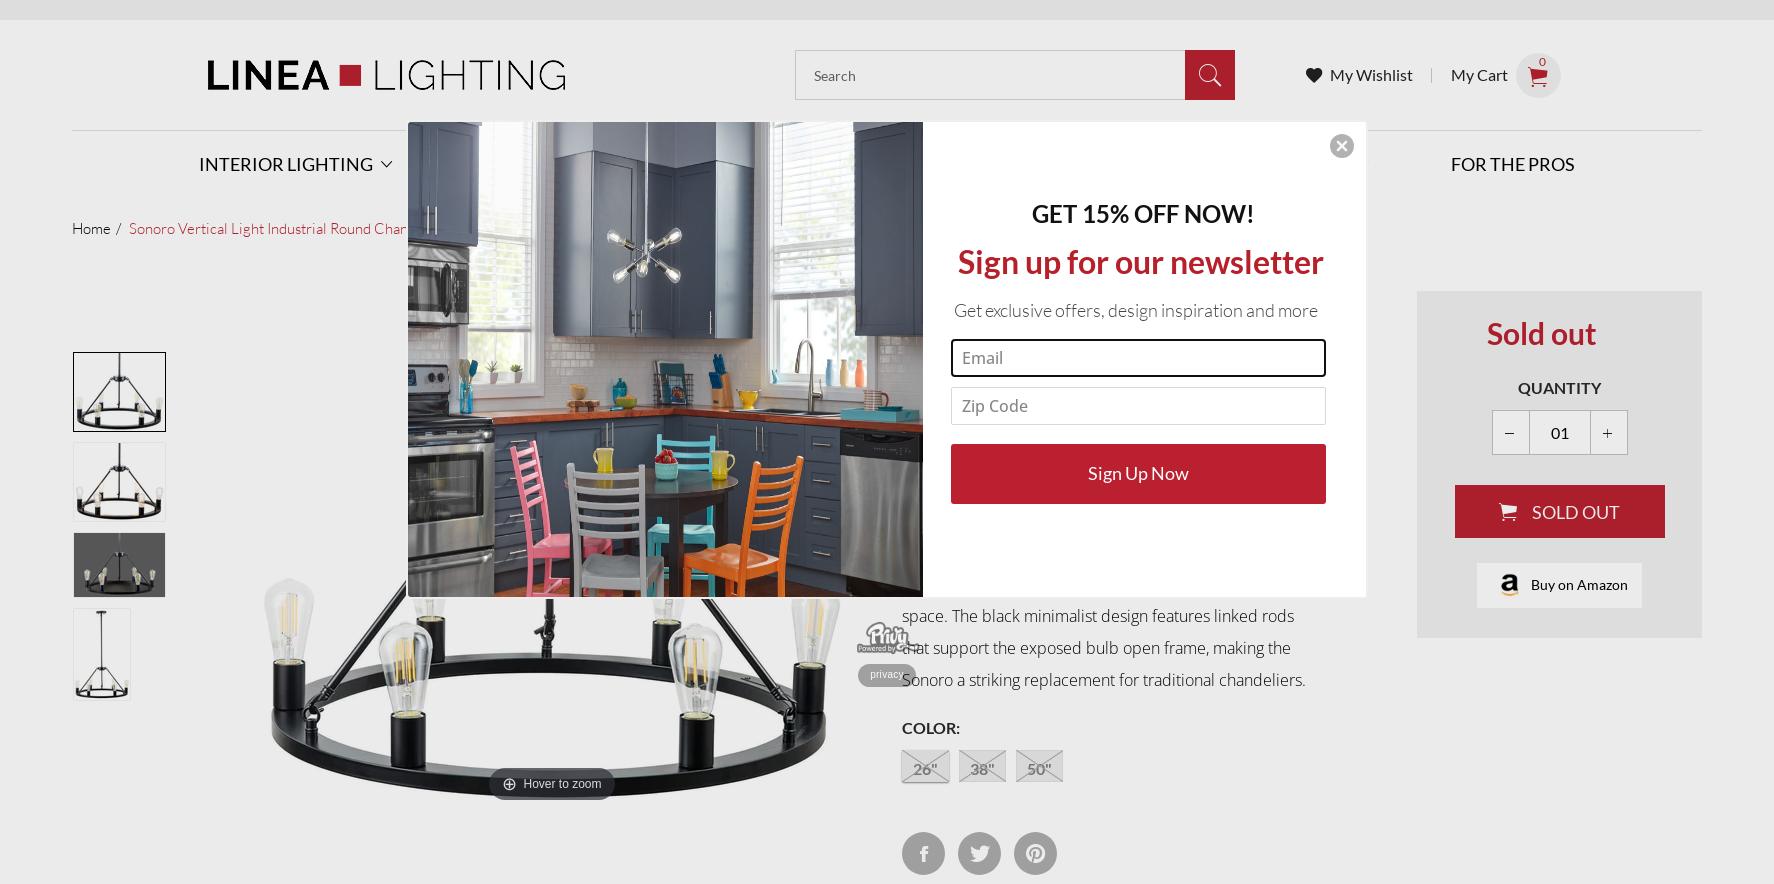 This screenshot has height=884, width=1774. I want to click on 'About Us', so click(1093, 274).